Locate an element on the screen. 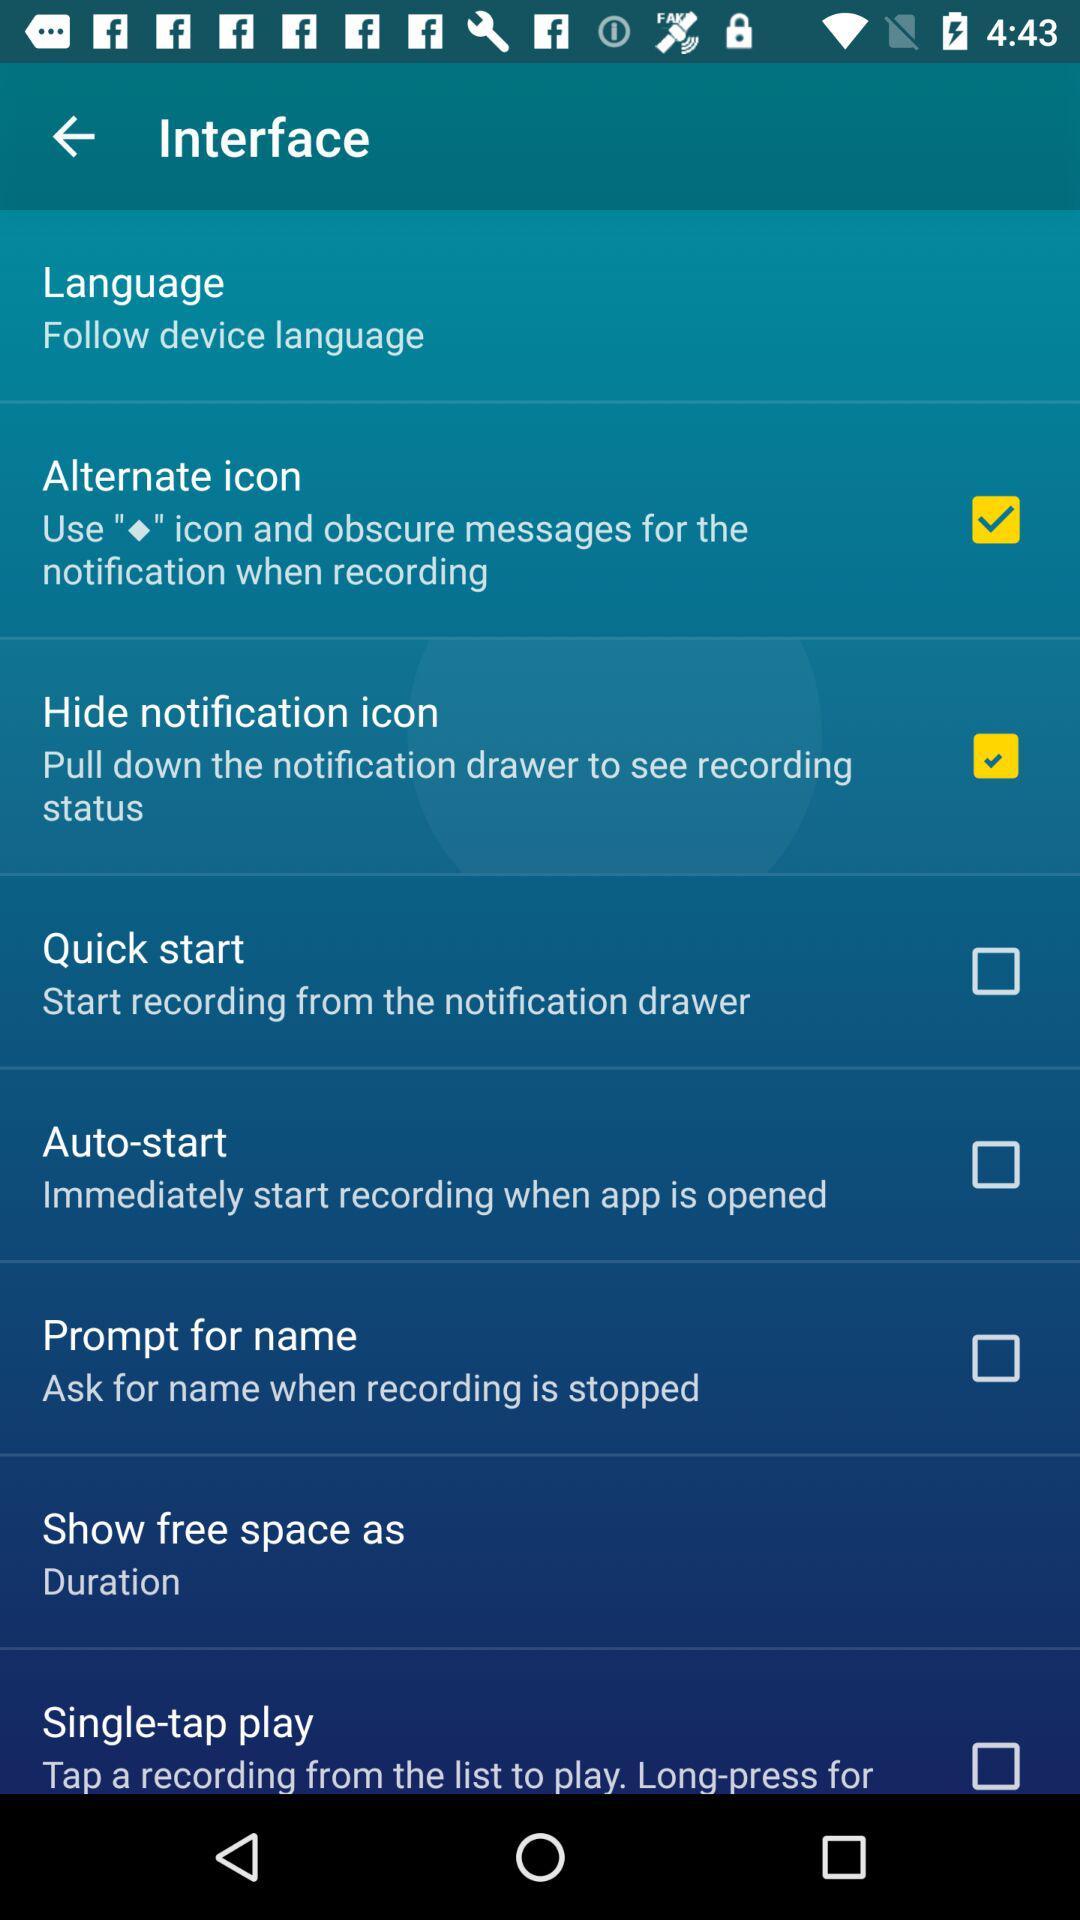  app next to interface icon is located at coordinates (72, 135).